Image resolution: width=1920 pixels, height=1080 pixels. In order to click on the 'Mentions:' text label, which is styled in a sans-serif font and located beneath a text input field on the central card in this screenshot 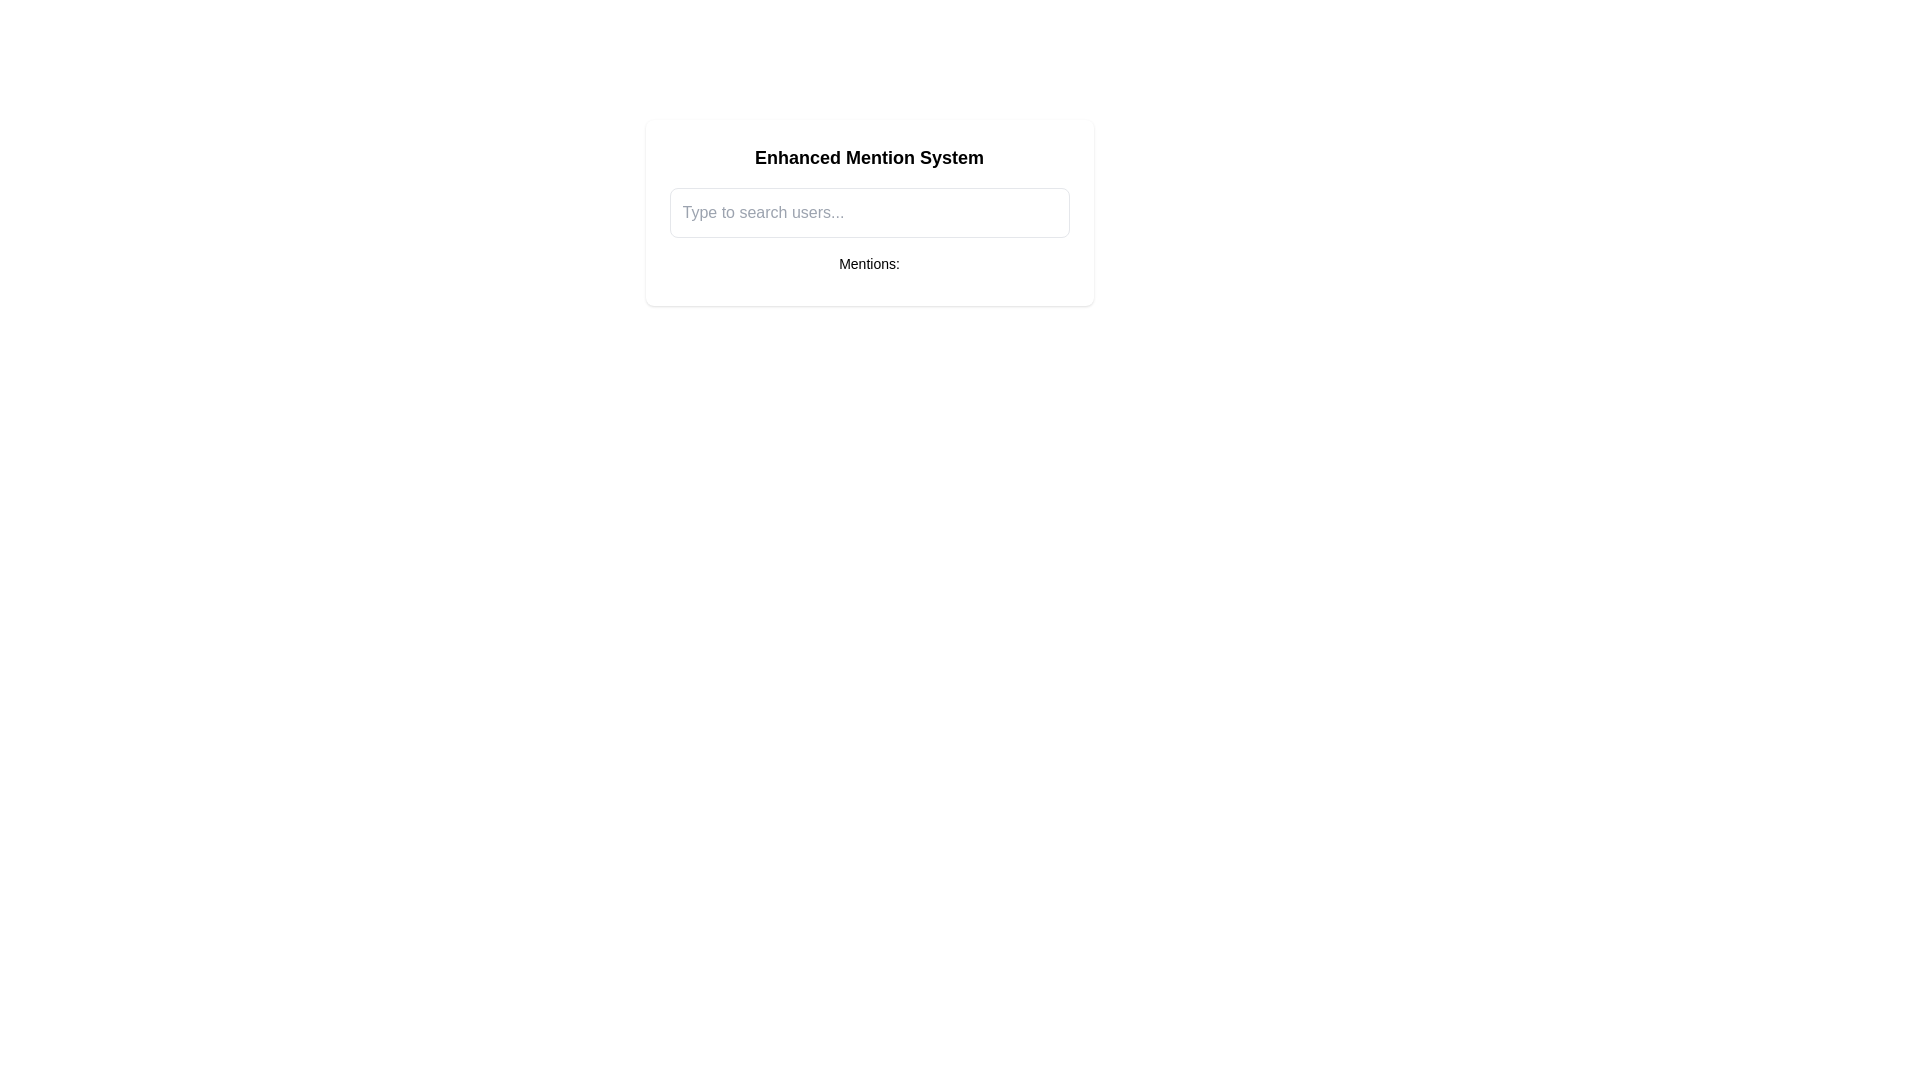, I will do `click(869, 262)`.